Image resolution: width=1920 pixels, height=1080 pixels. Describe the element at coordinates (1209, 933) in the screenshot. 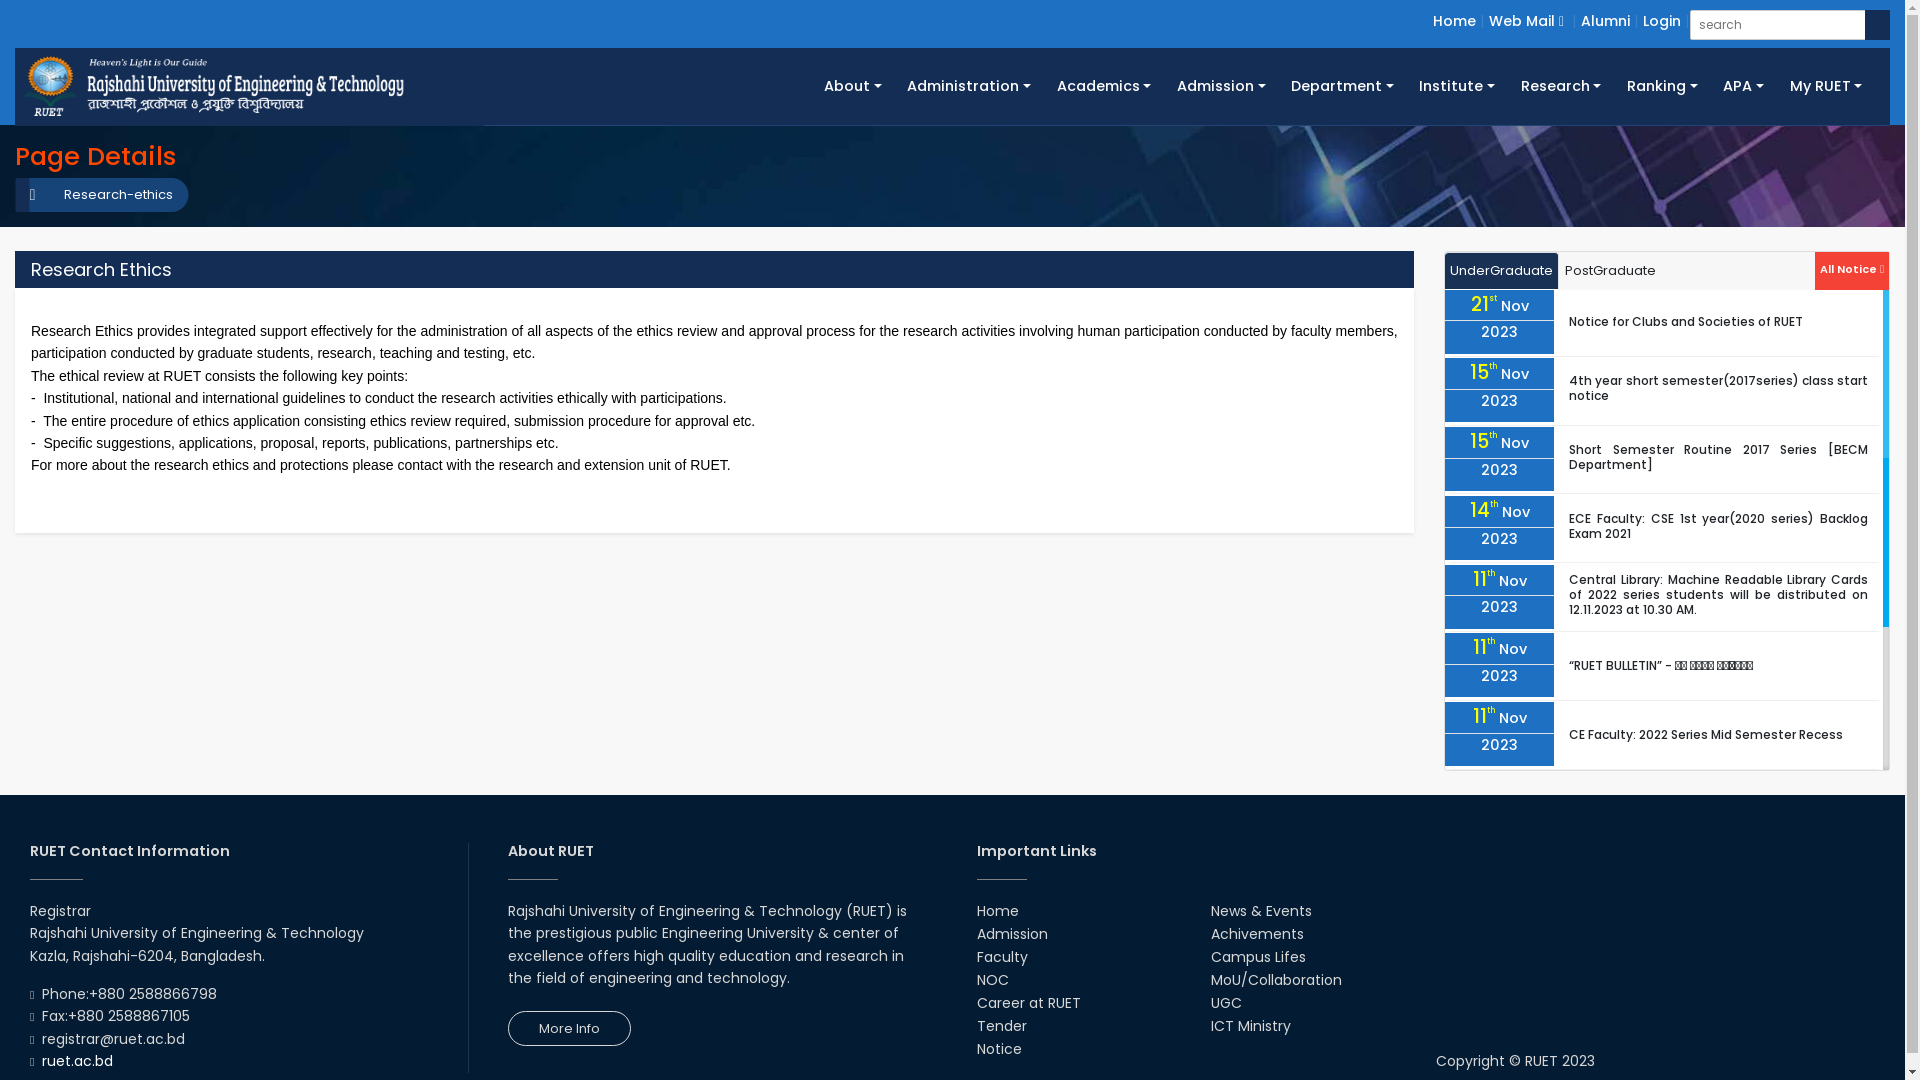

I see `'Achivements'` at that location.